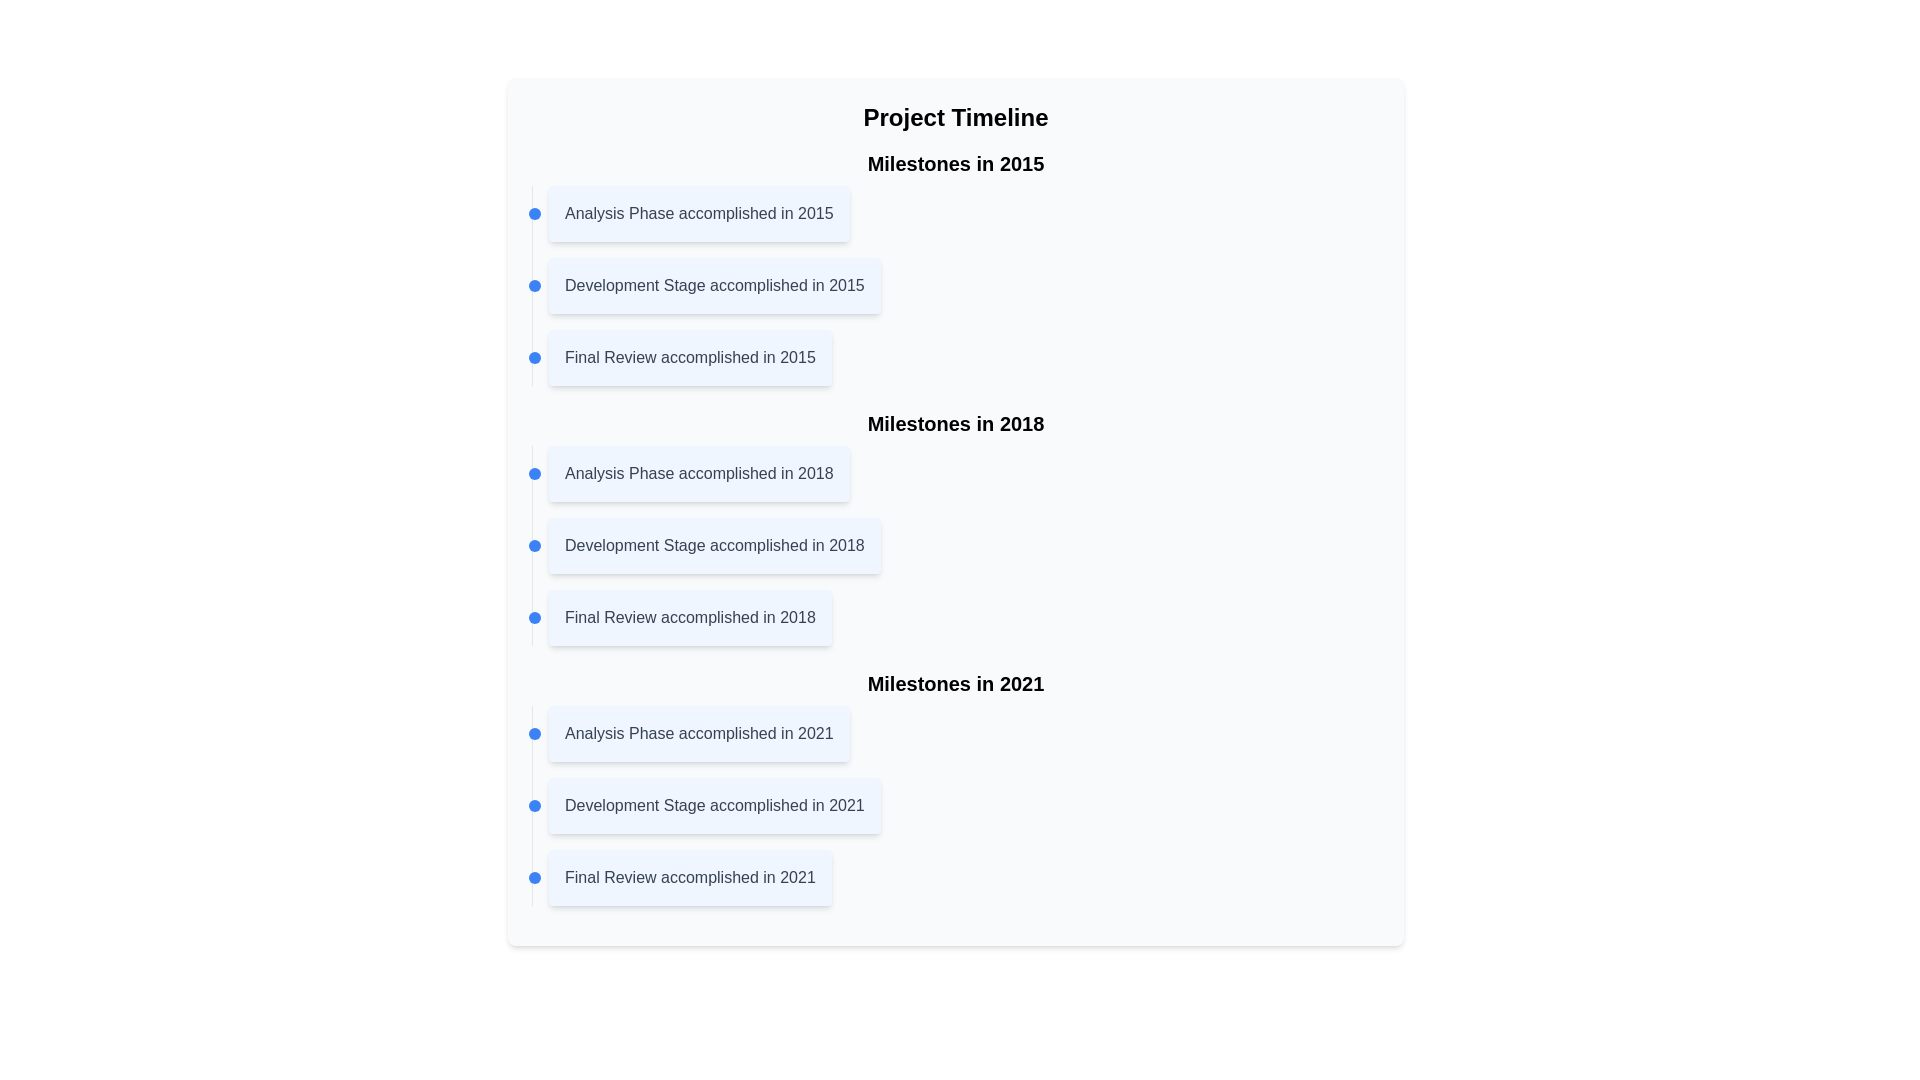  Describe the element at coordinates (690, 616) in the screenshot. I see `the Informational Label indicating the completion of the 'Final Review' stage in 2018, located under 'Milestones in 2018' in the vertical timeline layout` at that location.